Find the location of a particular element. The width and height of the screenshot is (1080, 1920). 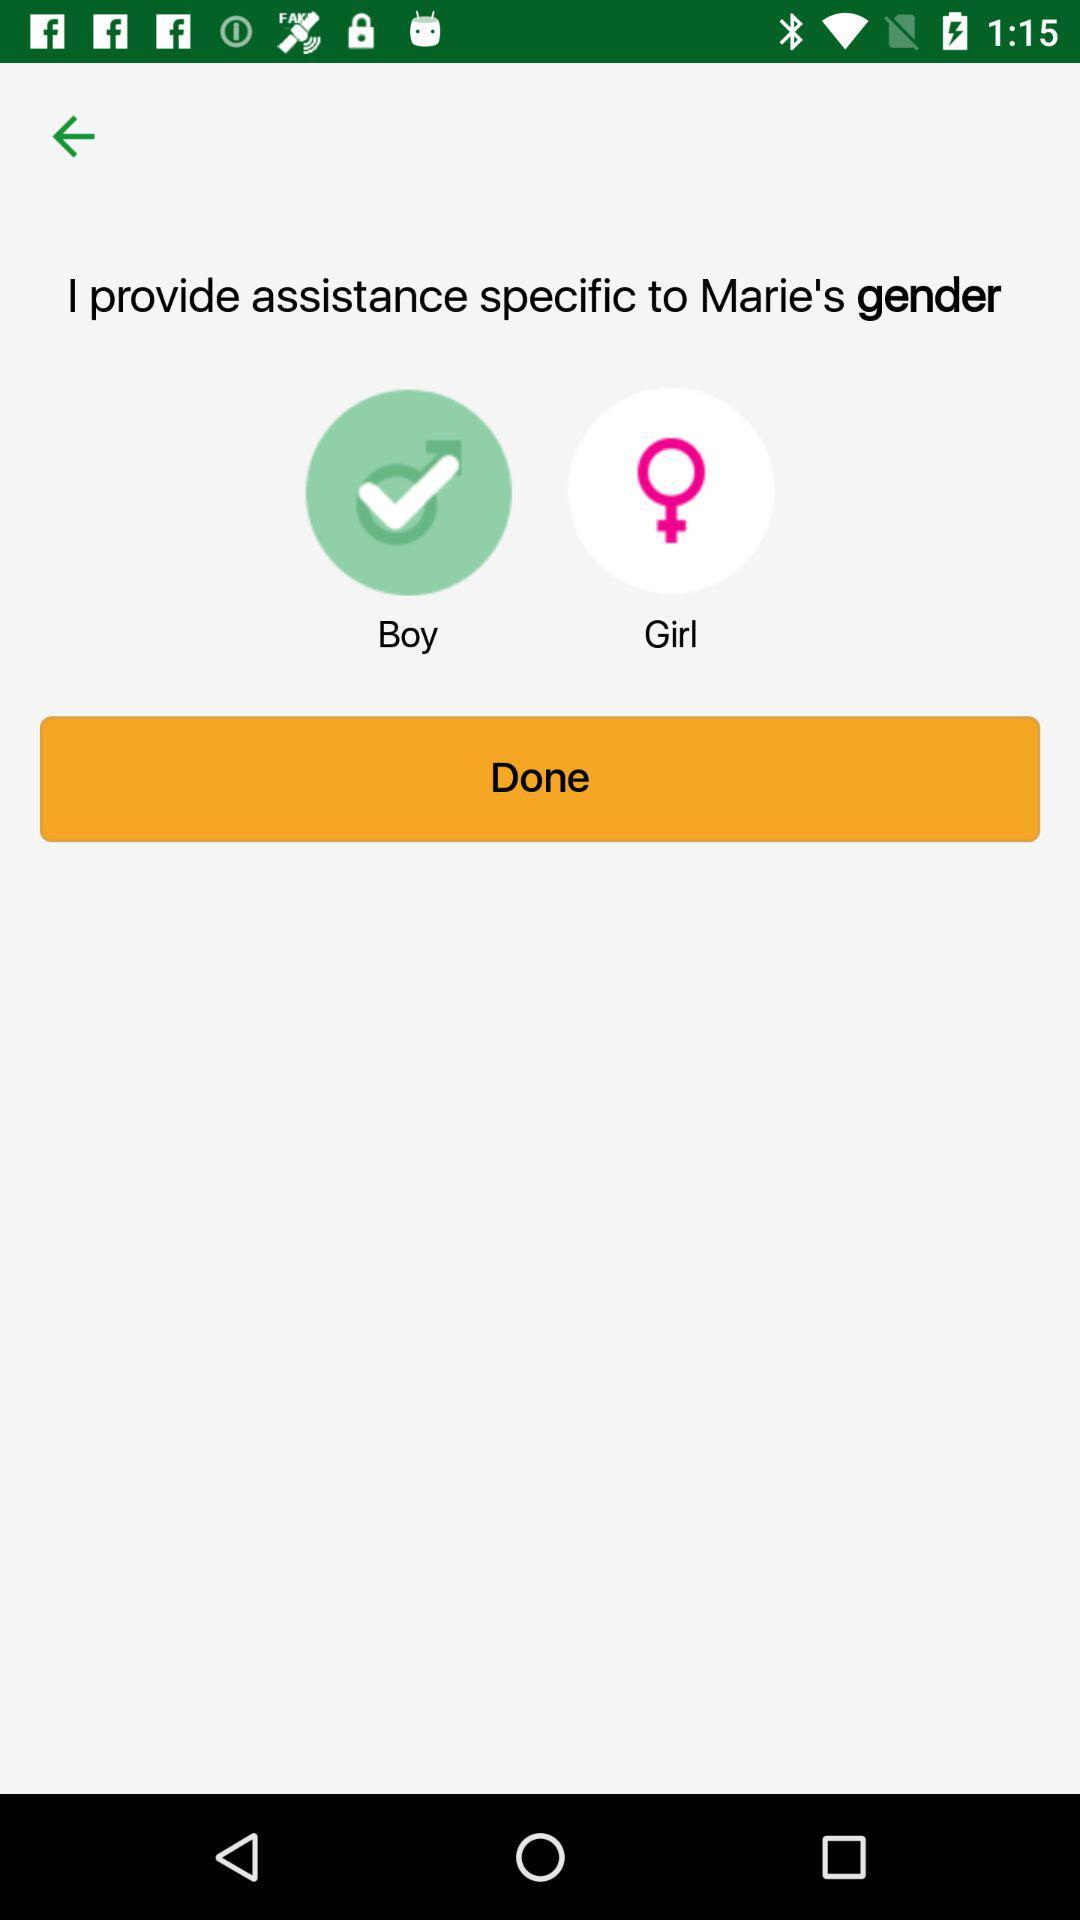

icon above girl item is located at coordinates (671, 490).